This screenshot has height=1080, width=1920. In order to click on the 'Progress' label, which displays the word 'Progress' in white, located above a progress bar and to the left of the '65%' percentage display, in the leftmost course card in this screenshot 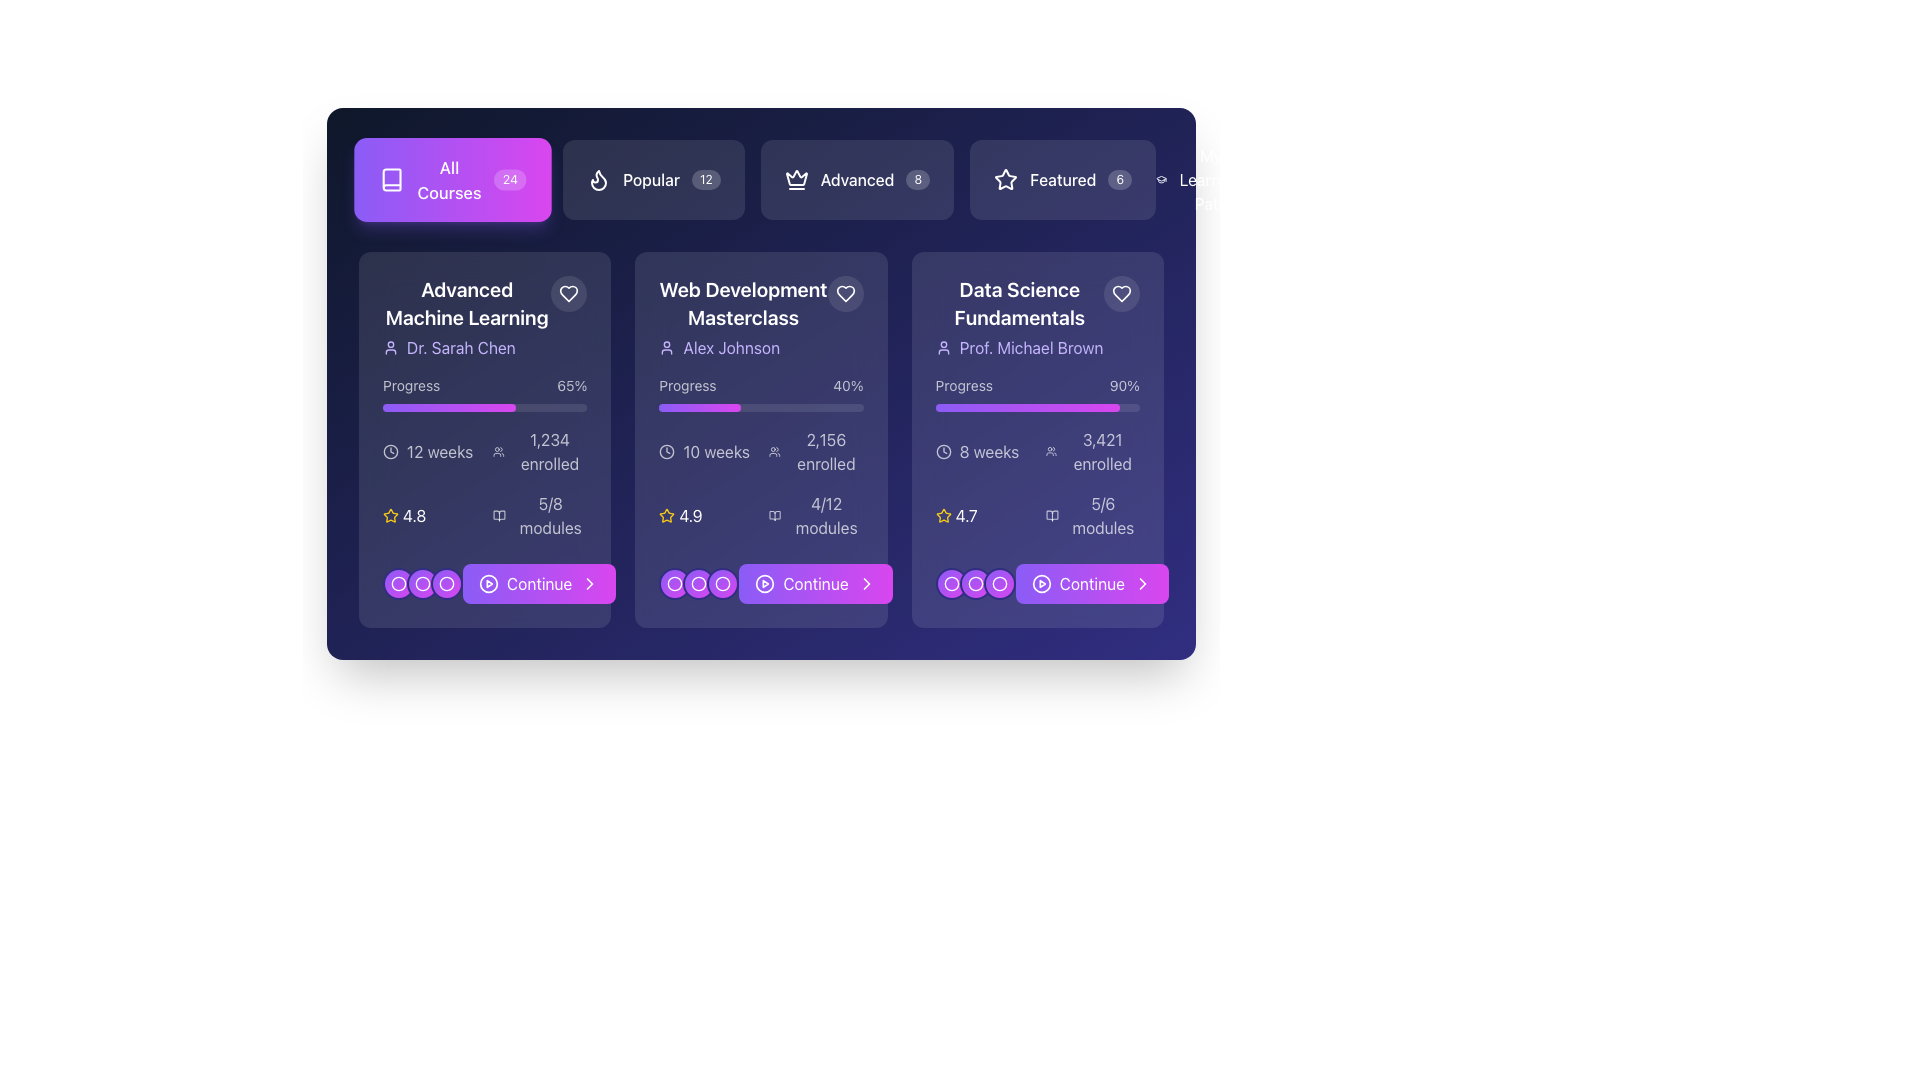, I will do `click(410, 385)`.